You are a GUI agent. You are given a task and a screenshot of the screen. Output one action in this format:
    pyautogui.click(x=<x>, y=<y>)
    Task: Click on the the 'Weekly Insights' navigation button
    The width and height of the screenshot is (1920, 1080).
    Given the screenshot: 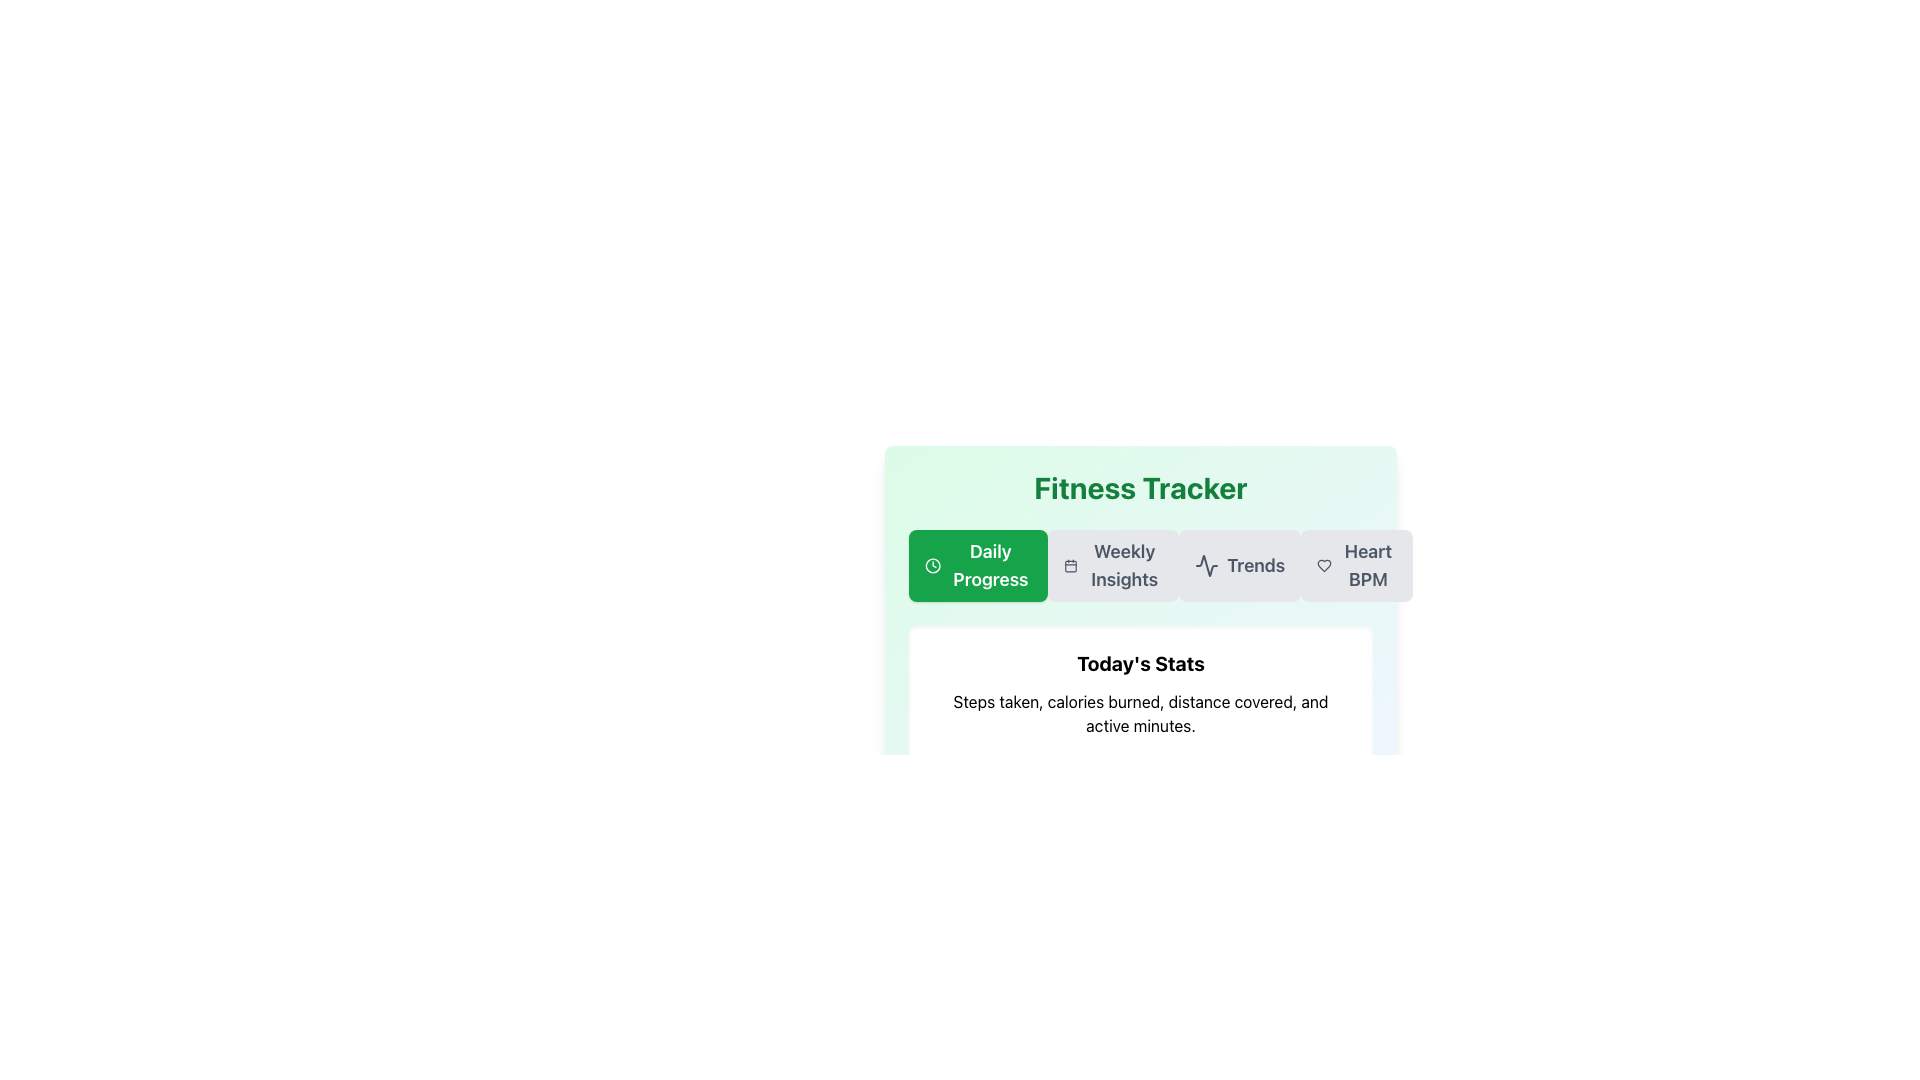 What is the action you would take?
    pyautogui.click(x=1112, y=566)
    